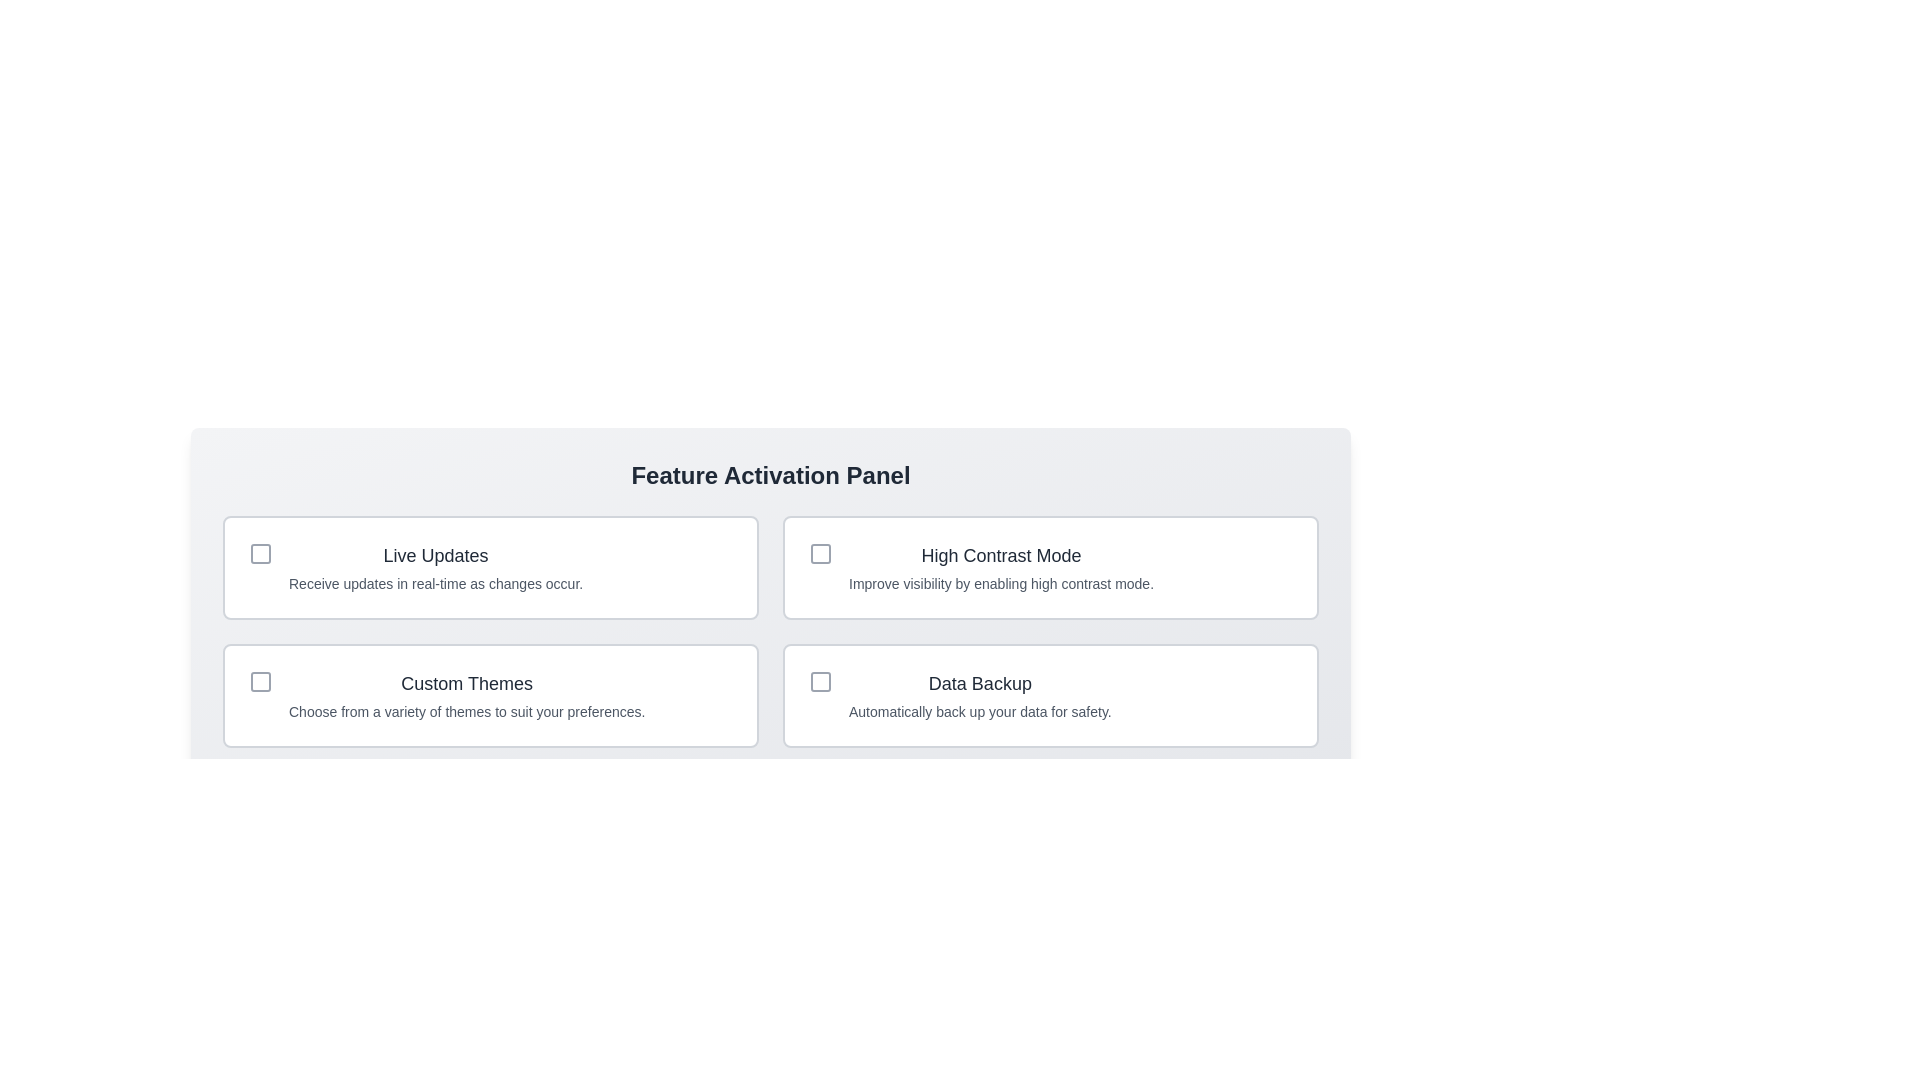 The width and height of the screenshot is (1920, 1080). I want to click on the static text heading 'Data Backup', which is prominently displayed in a large, bold, dark gray font against a white background, located in the bottom-right cell of a grid layout, so click(980, 682).